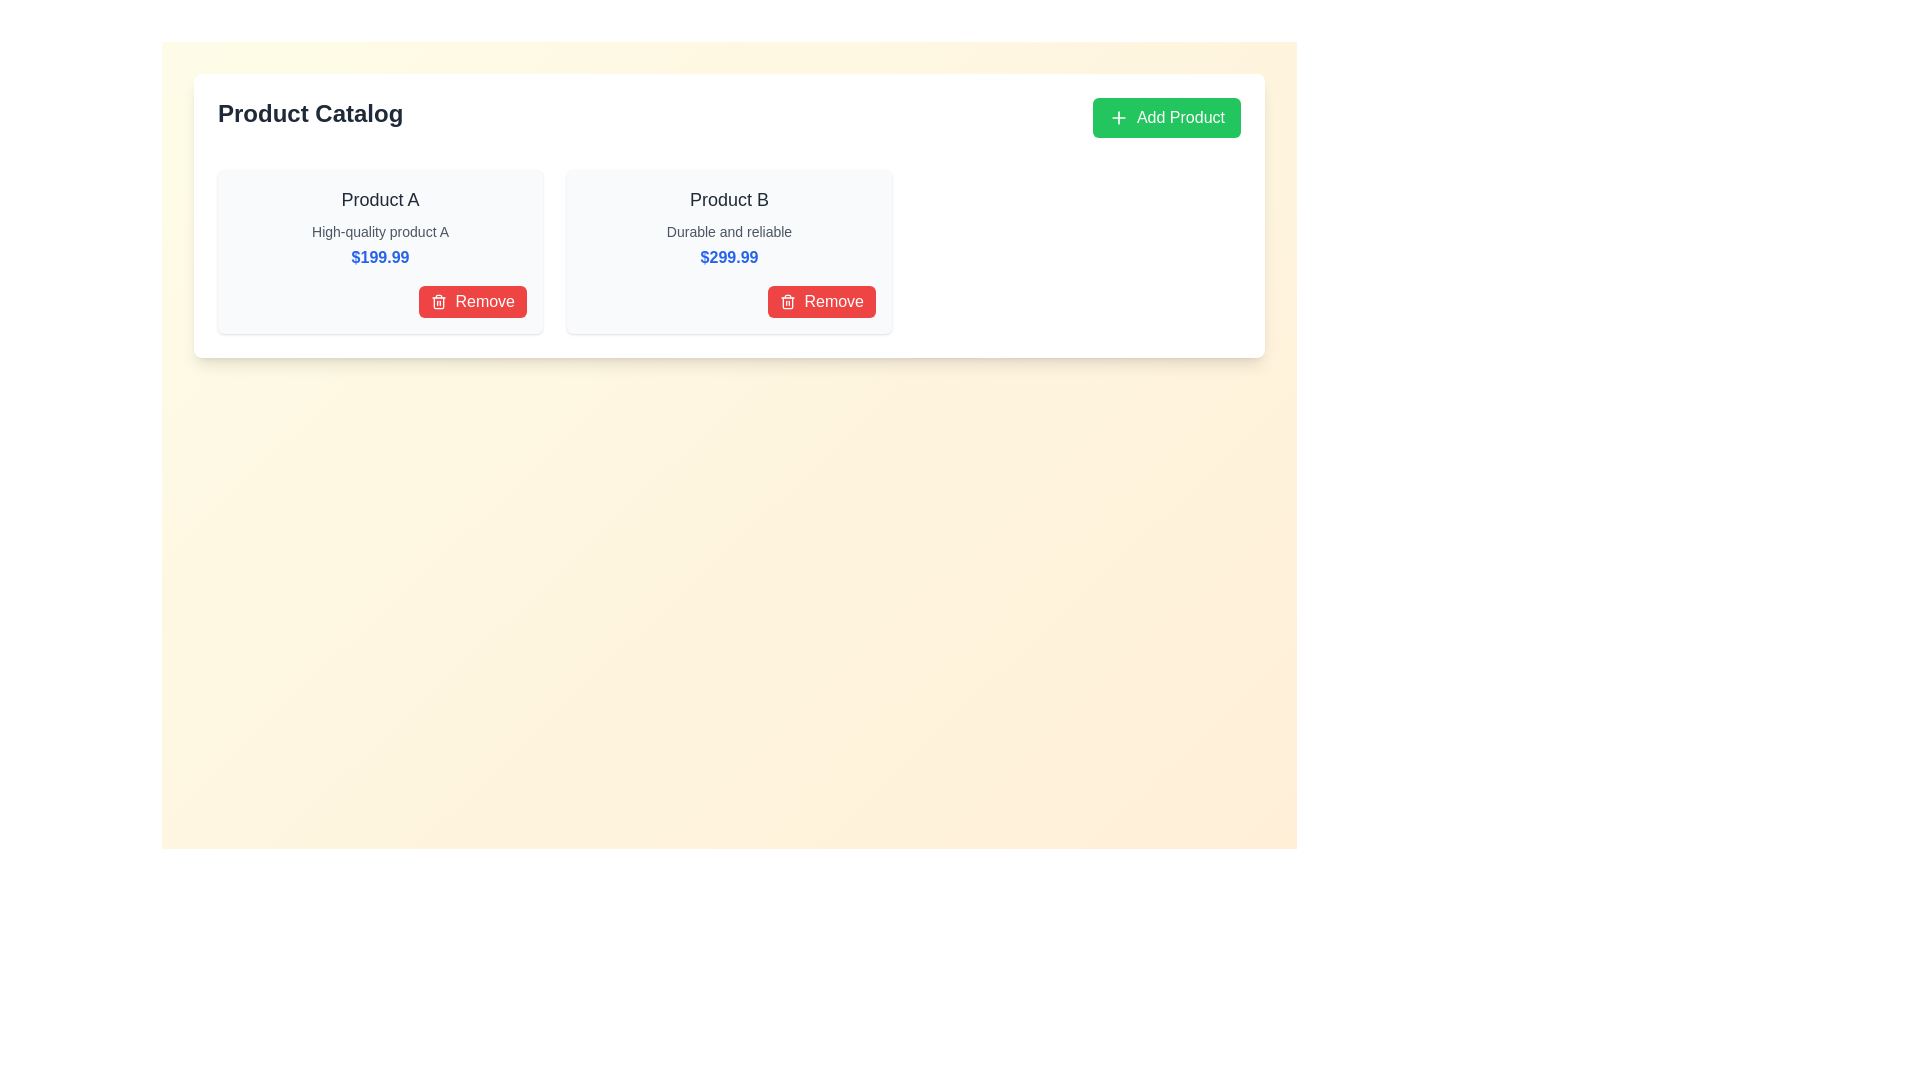 The image size is (1920, 1080). What do you see at coordinates (728, 230) in the screenshot?
I see `the descriptive text element that contains the text 'Durable and reliable', which is styled with small-sized, gray-colored font and is positioned below the title 'Product B' and above the price text of '$299.99'` at bounding box center [728, 230].